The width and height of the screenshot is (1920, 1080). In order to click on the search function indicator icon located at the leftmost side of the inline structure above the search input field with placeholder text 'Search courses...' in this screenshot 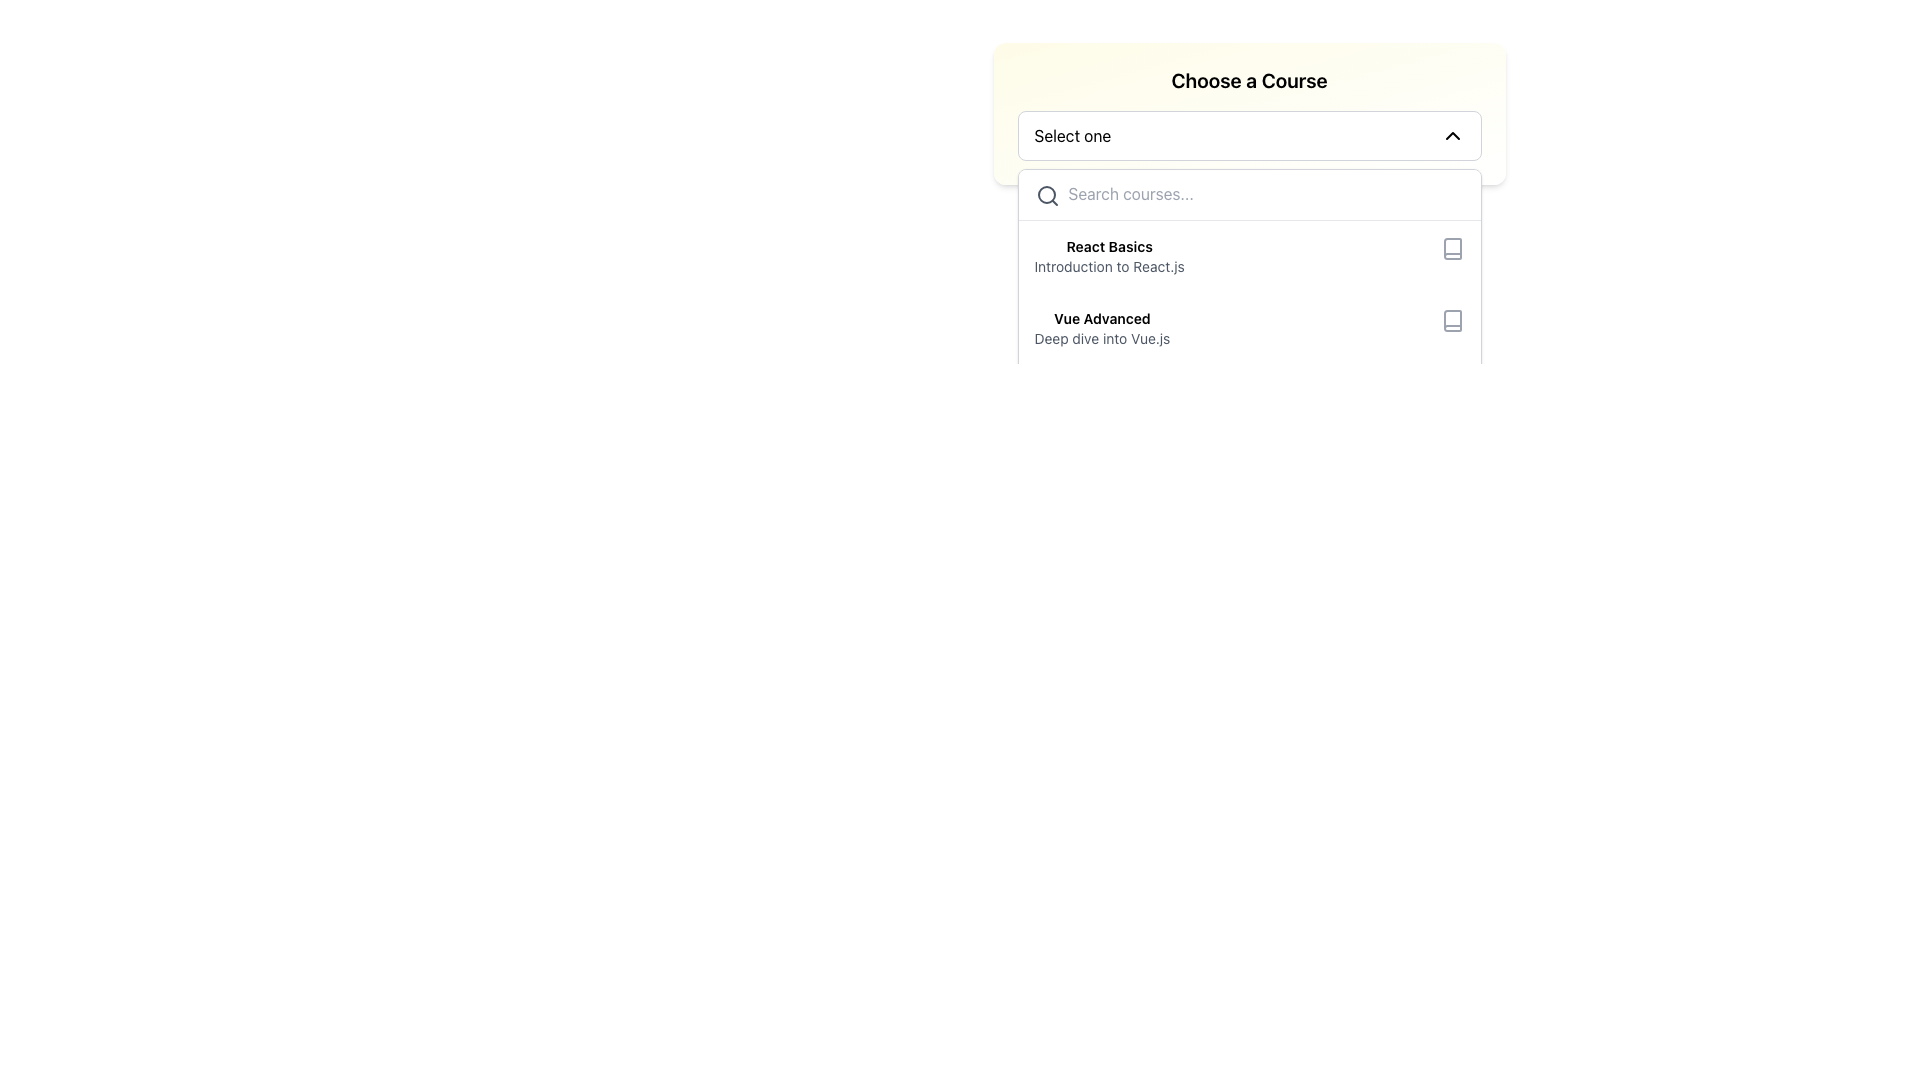, I will do `click(1047, 195)`.